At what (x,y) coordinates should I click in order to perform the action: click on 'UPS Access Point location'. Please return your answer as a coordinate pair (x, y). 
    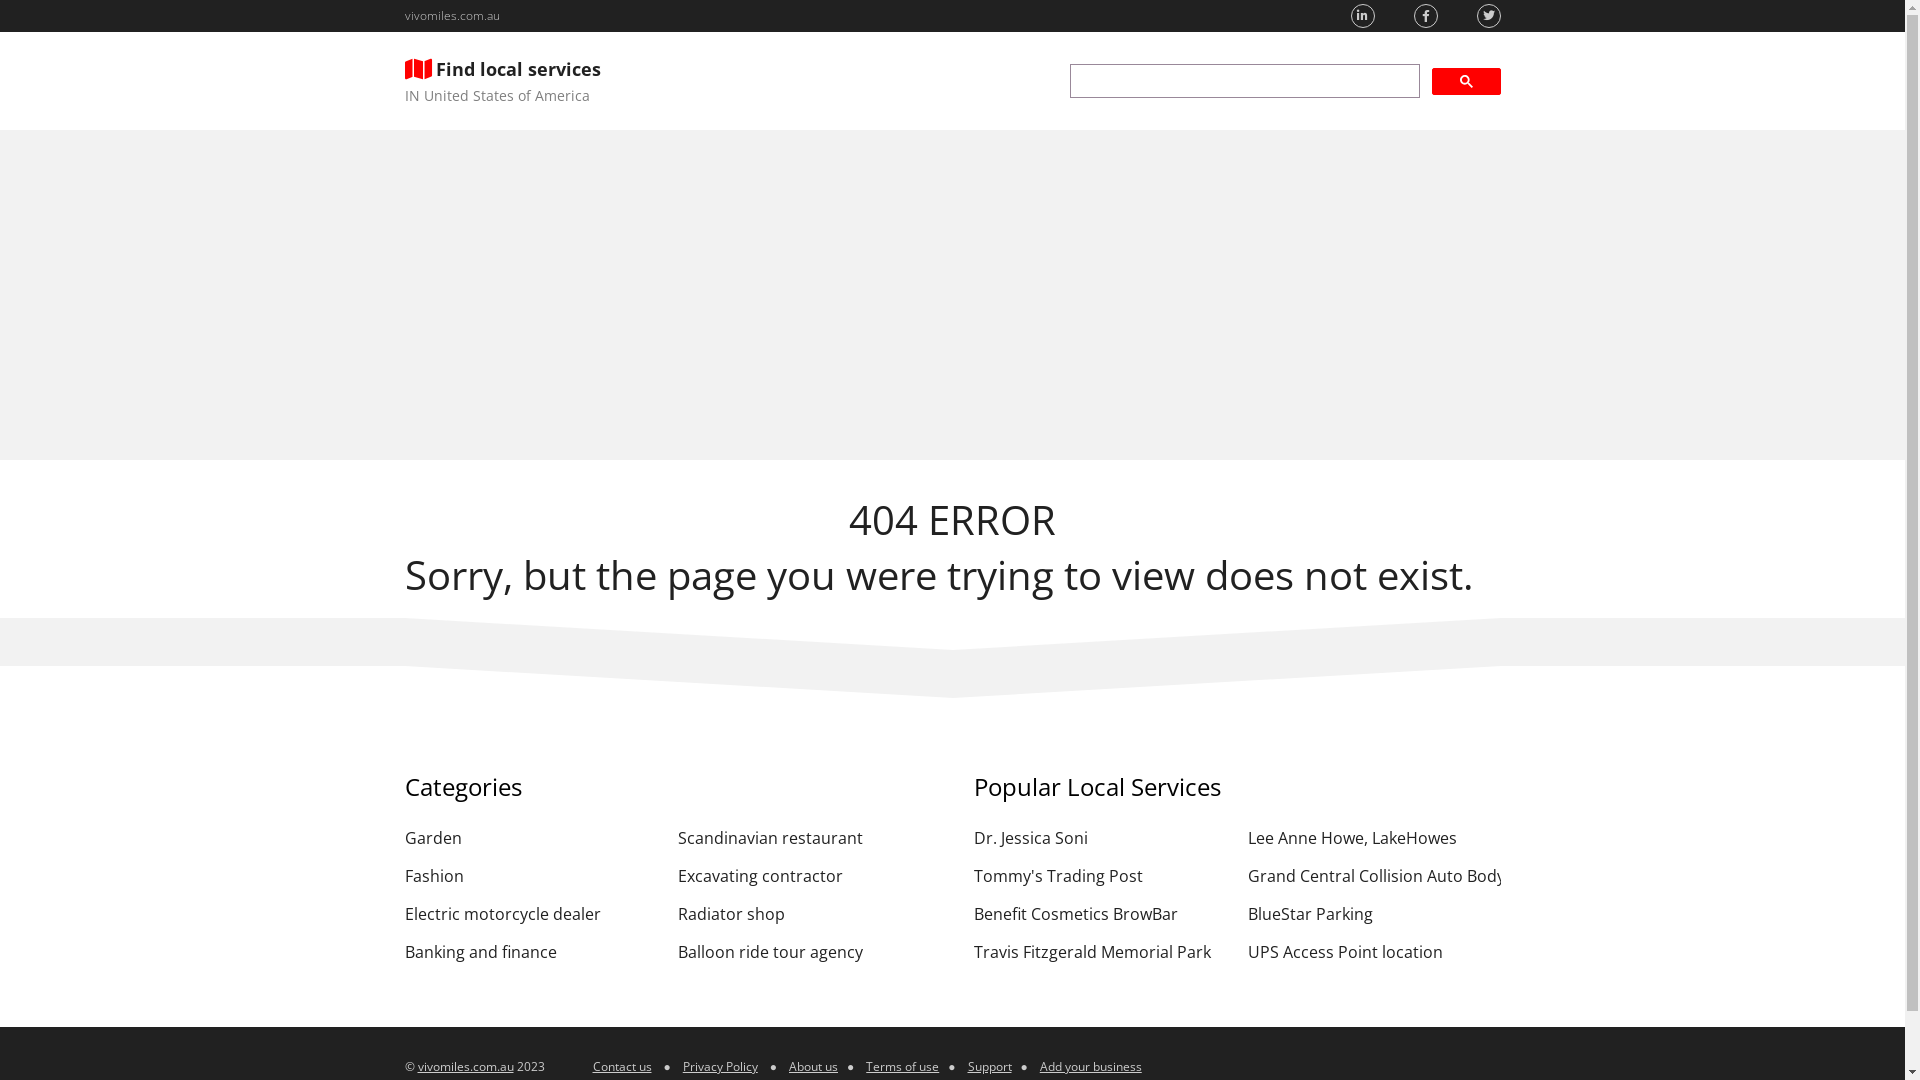
    Looking at the image, I should click on (1247, 951).